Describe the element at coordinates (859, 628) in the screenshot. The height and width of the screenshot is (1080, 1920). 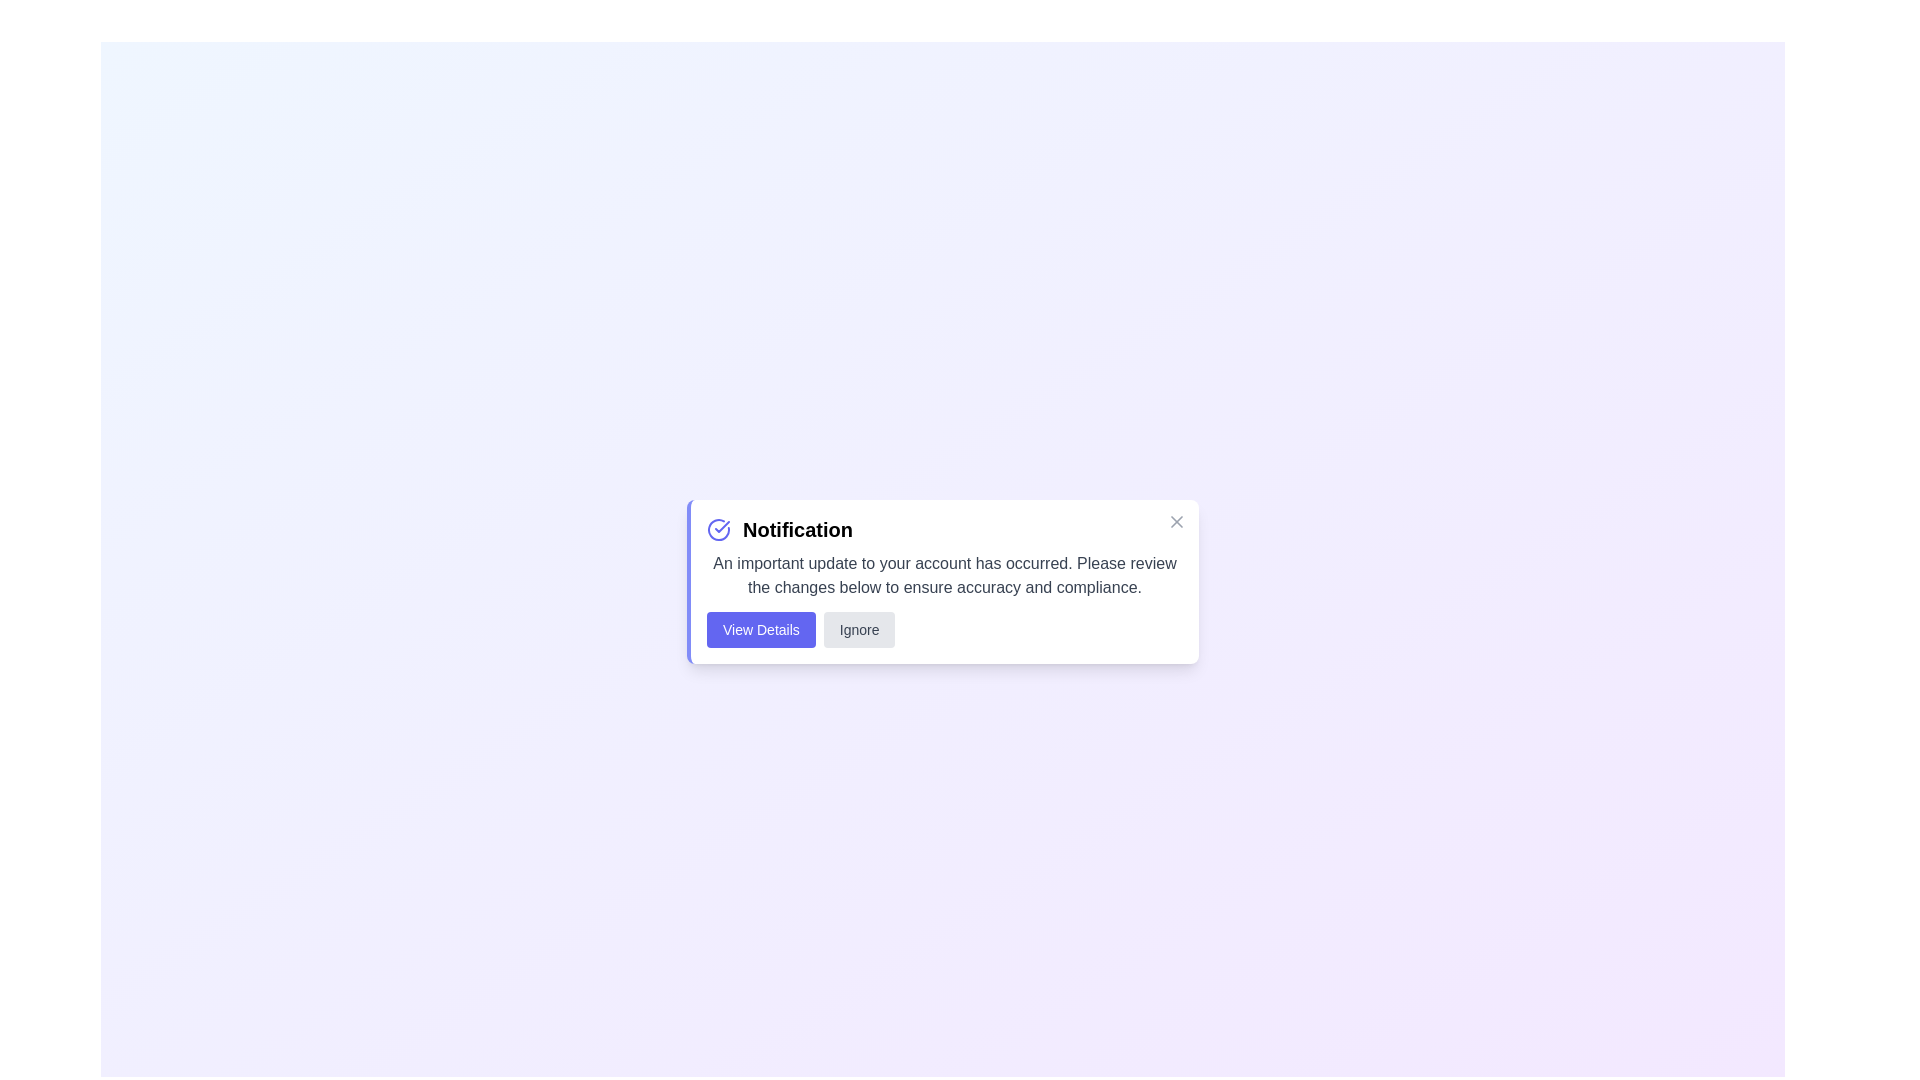
I see `the 'Ignore' button to dismiss the notification` at that location.